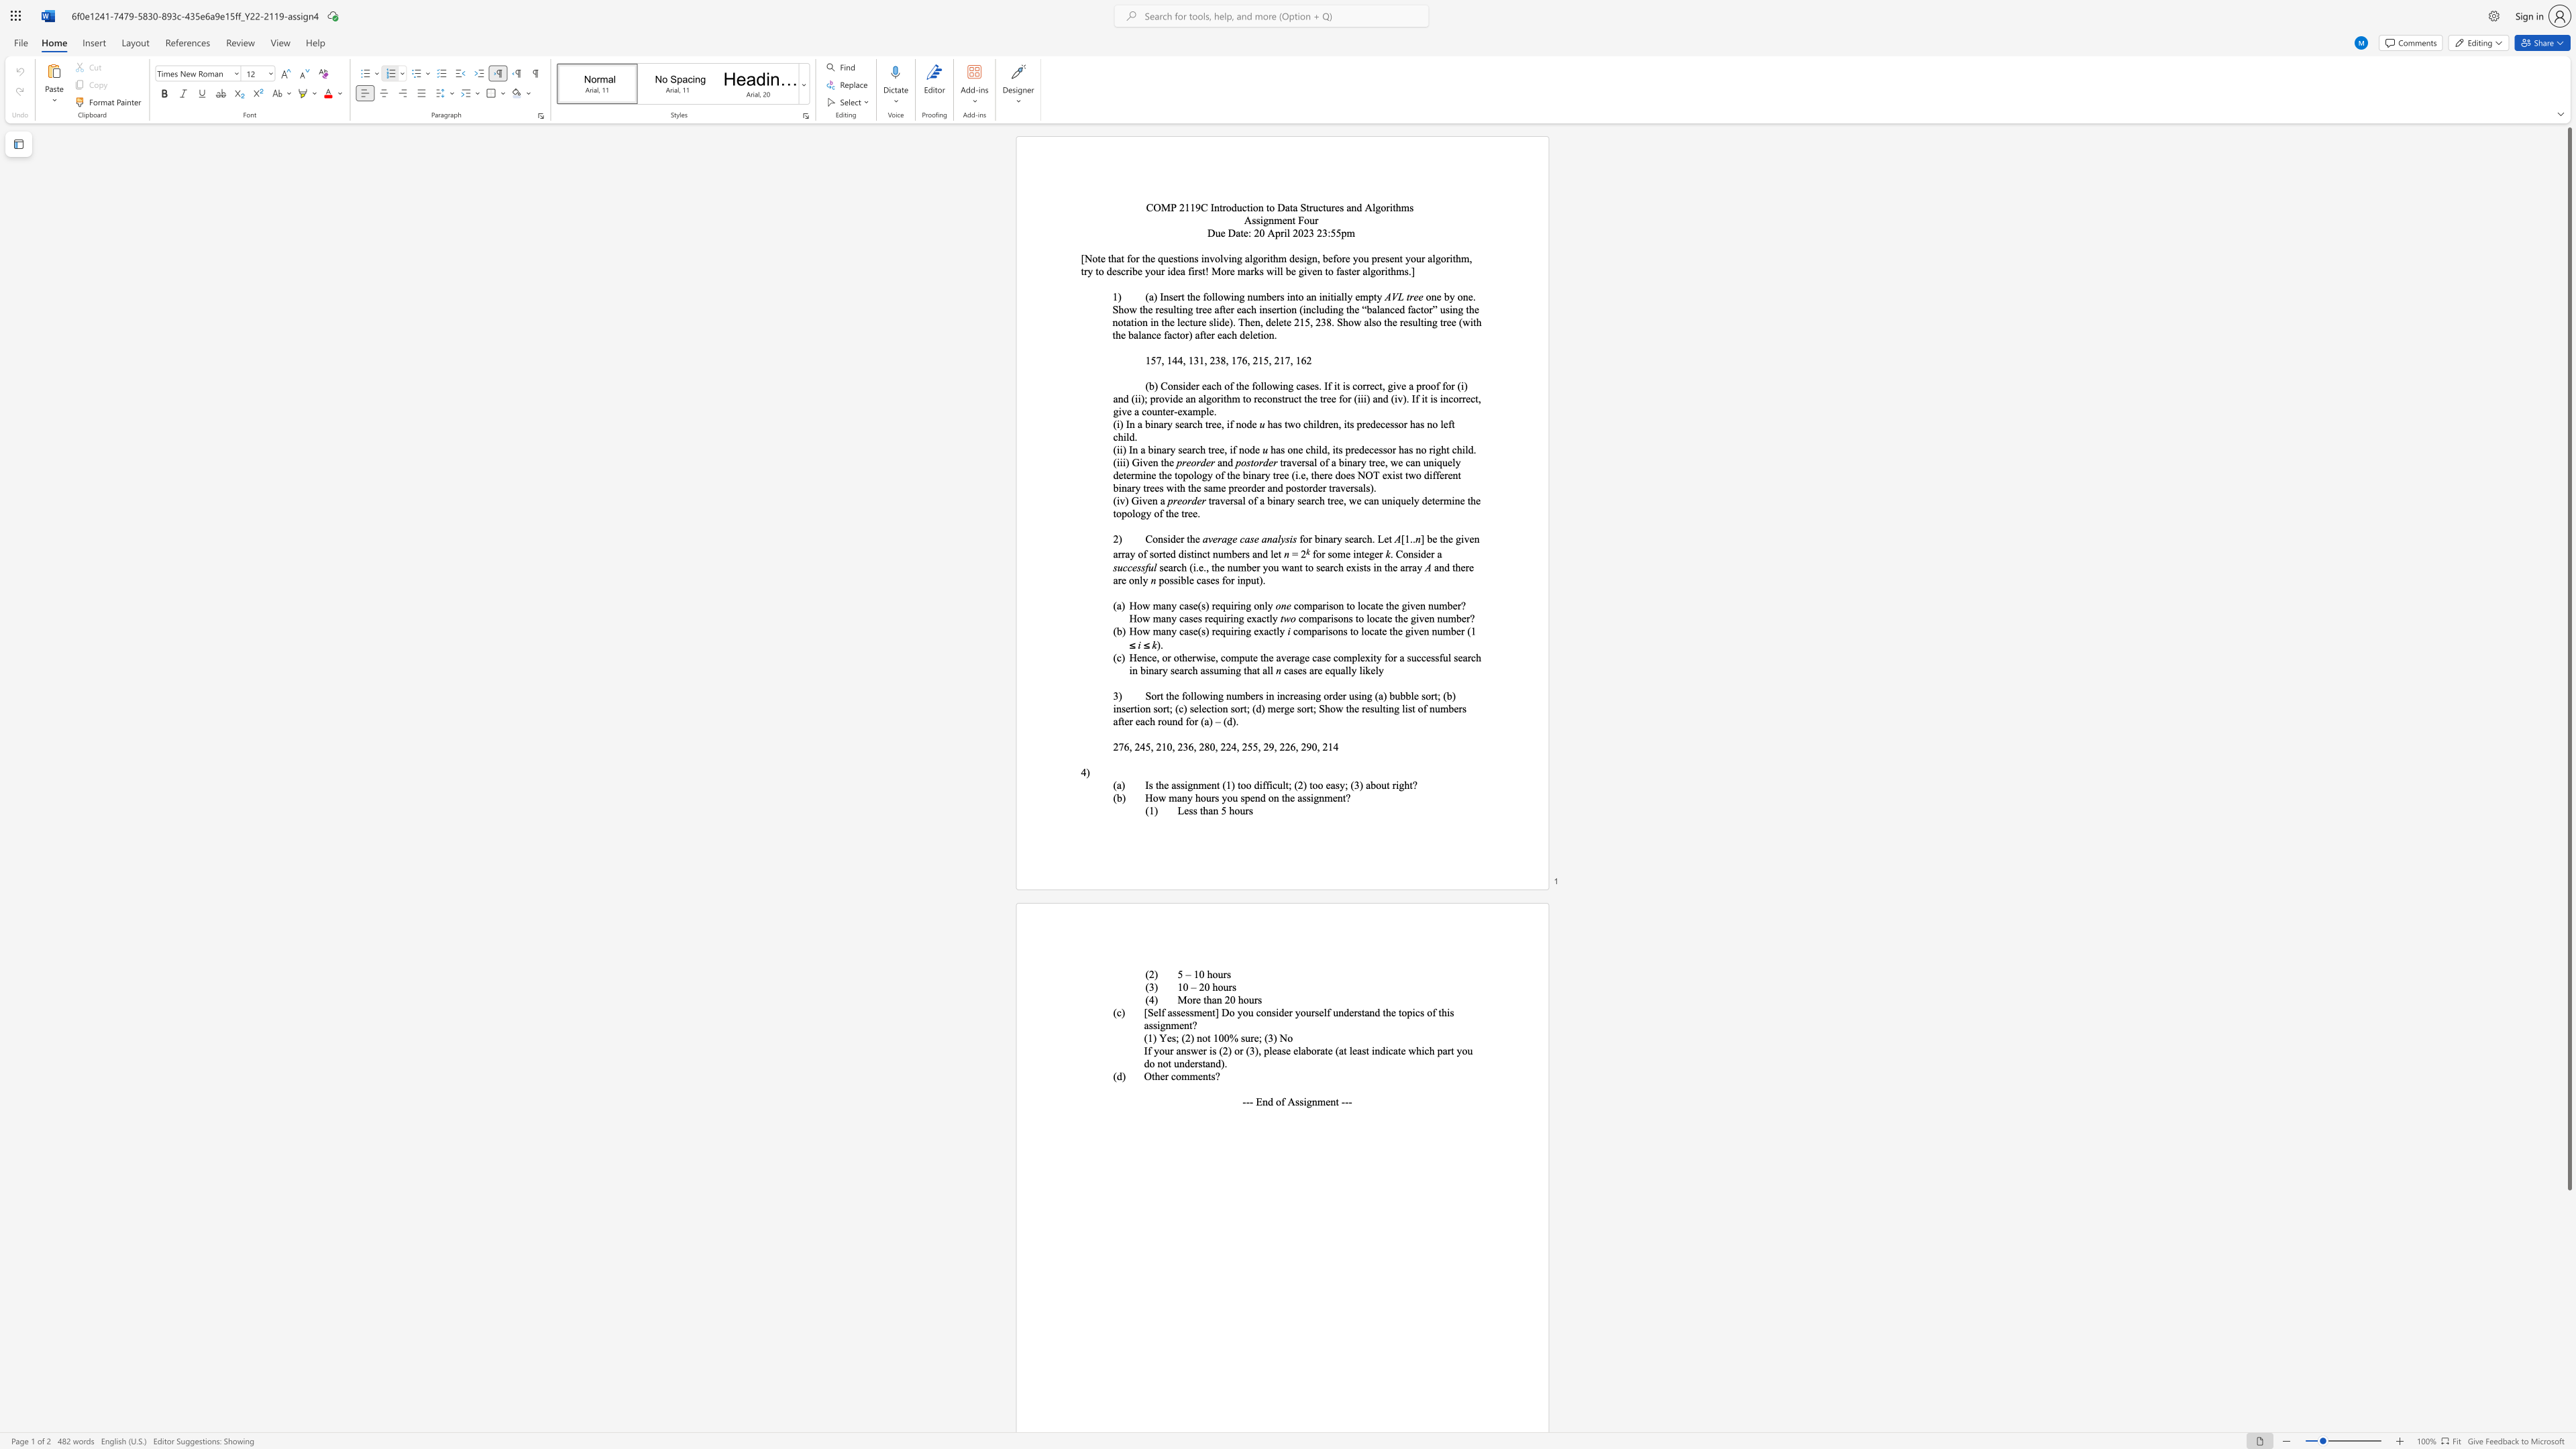 Image resolution: width=2576 pixels, height=1449 pixels. I want to click on the 1th character "s" in the text, so click(1258, 998).